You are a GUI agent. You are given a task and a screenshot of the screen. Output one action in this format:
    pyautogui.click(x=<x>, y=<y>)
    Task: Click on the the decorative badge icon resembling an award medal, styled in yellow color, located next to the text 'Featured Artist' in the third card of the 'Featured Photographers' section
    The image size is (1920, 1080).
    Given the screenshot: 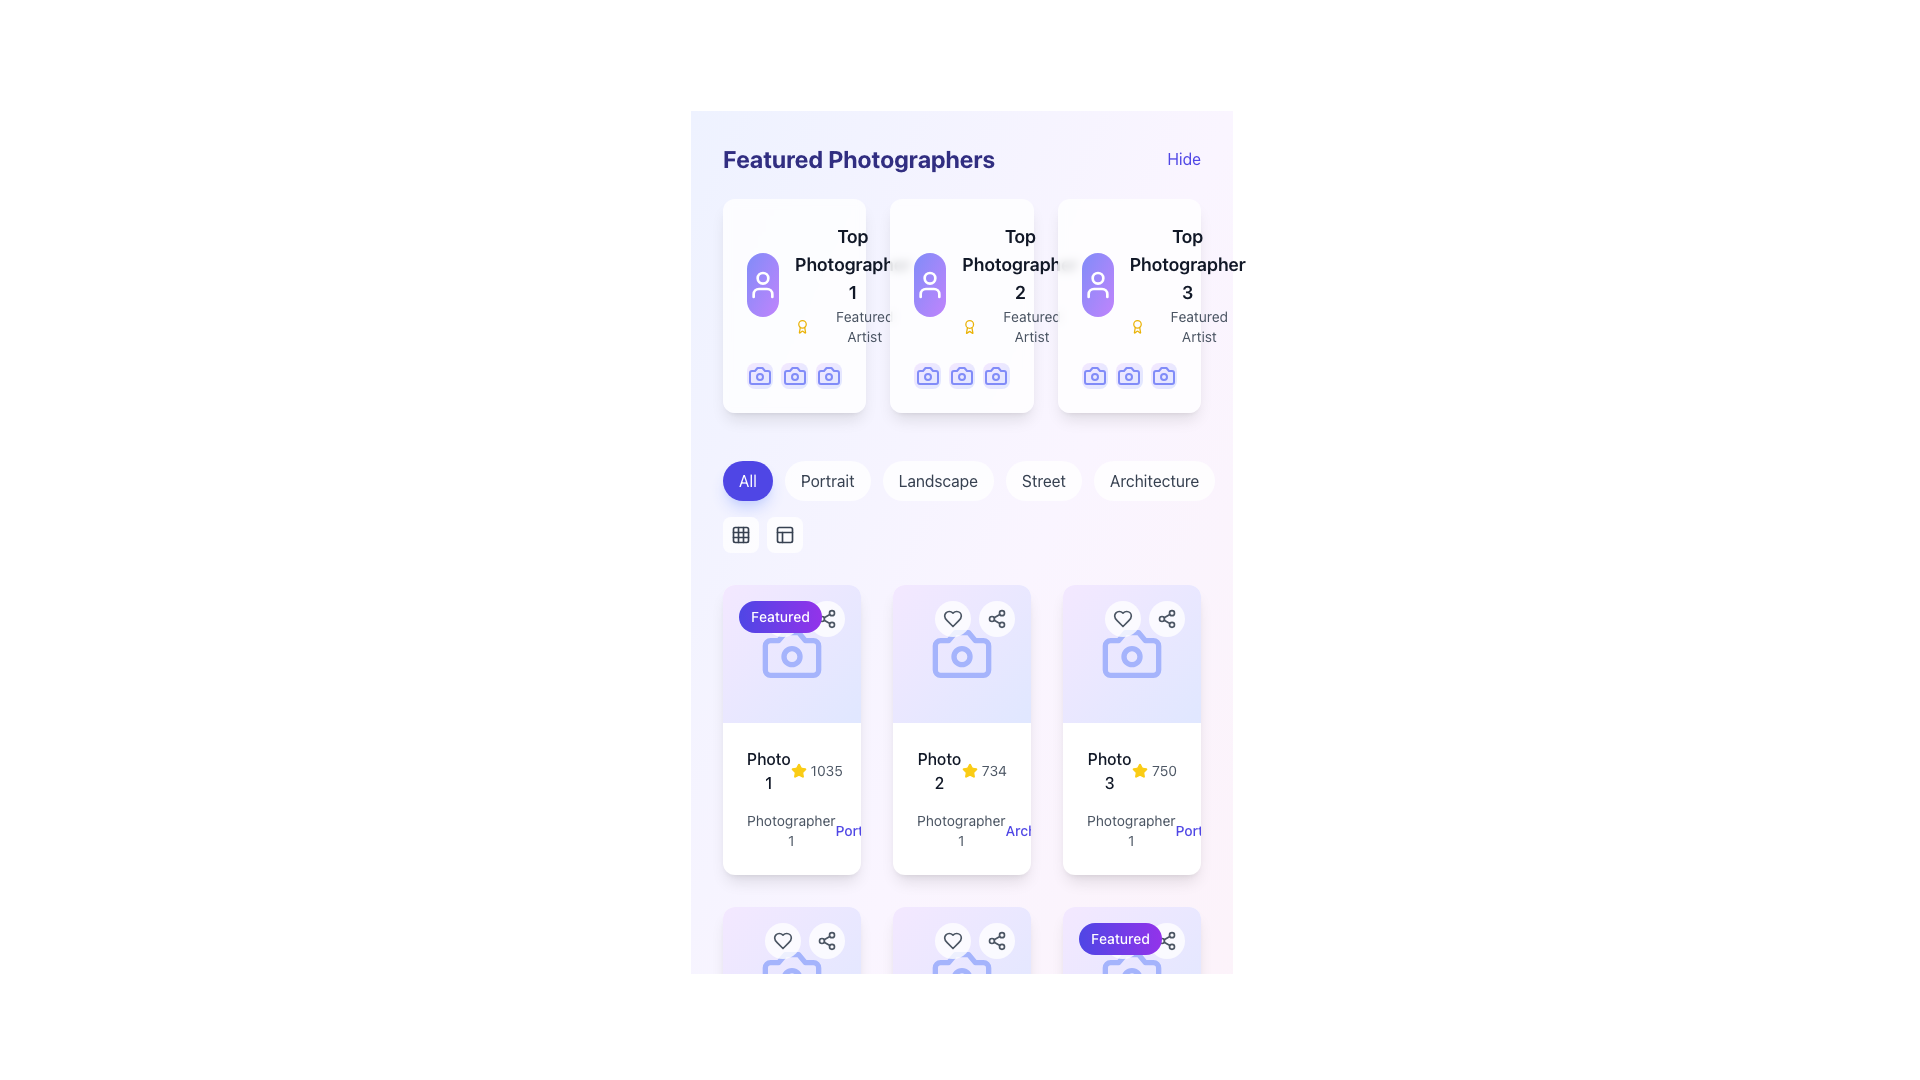 What is the action you would take?
    pyautogui.click(x=1137, y=326)
    